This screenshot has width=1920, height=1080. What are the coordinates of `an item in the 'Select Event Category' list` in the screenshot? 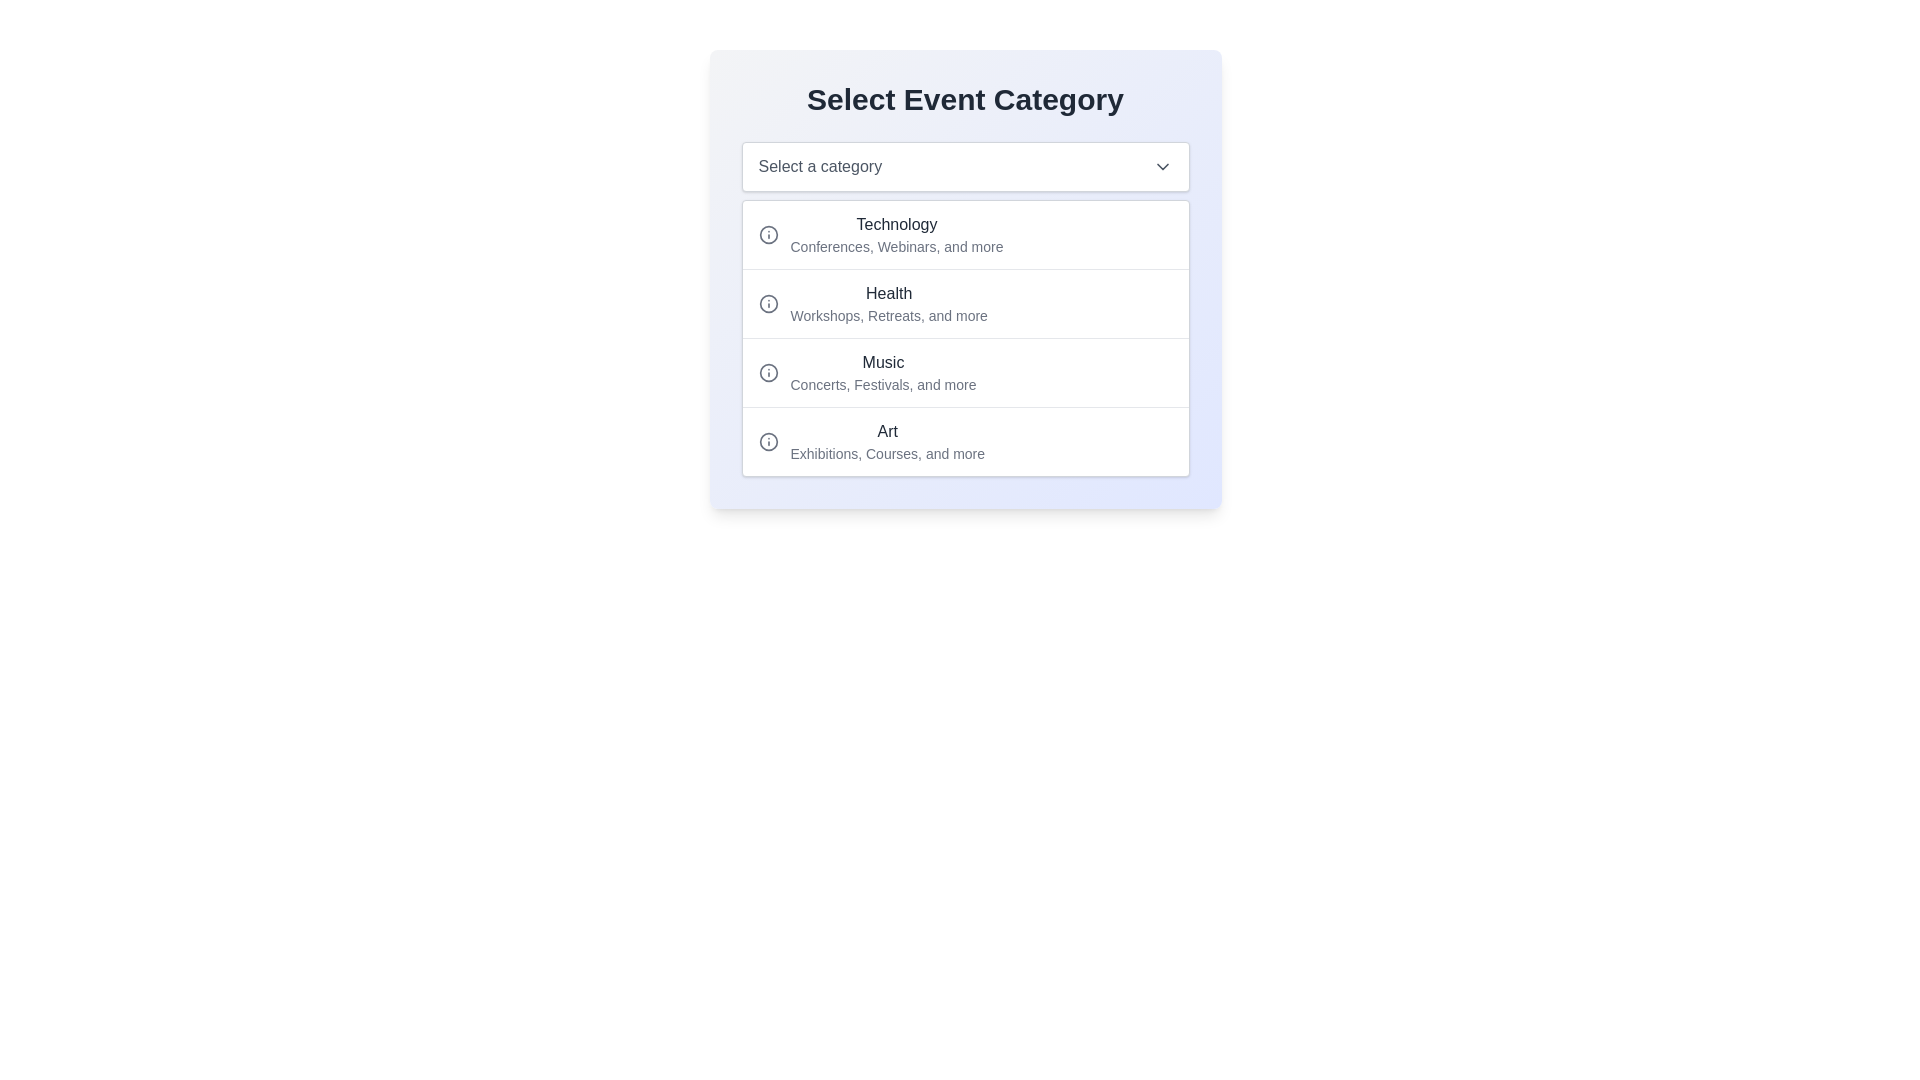 It's located at (965, 337).